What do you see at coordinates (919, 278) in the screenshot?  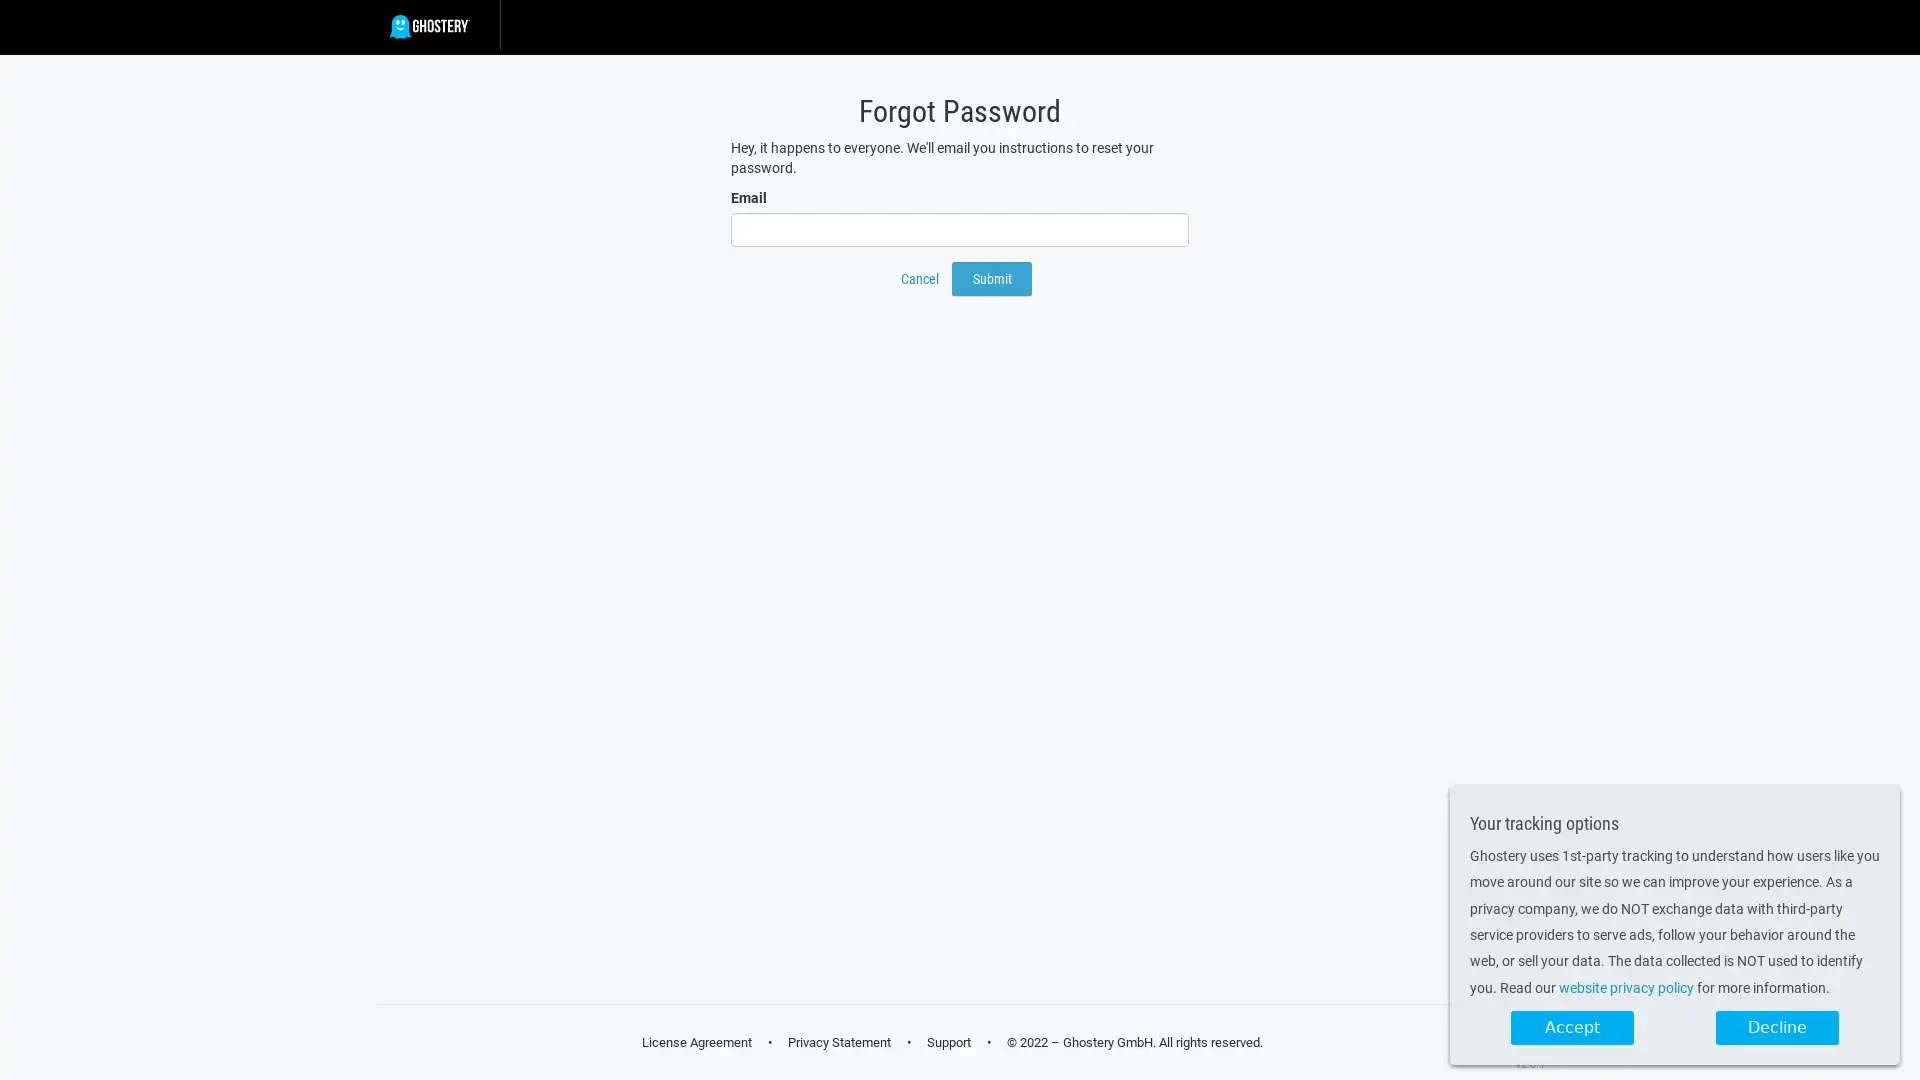 I see `Cancel` at bounding box center [919, 278].